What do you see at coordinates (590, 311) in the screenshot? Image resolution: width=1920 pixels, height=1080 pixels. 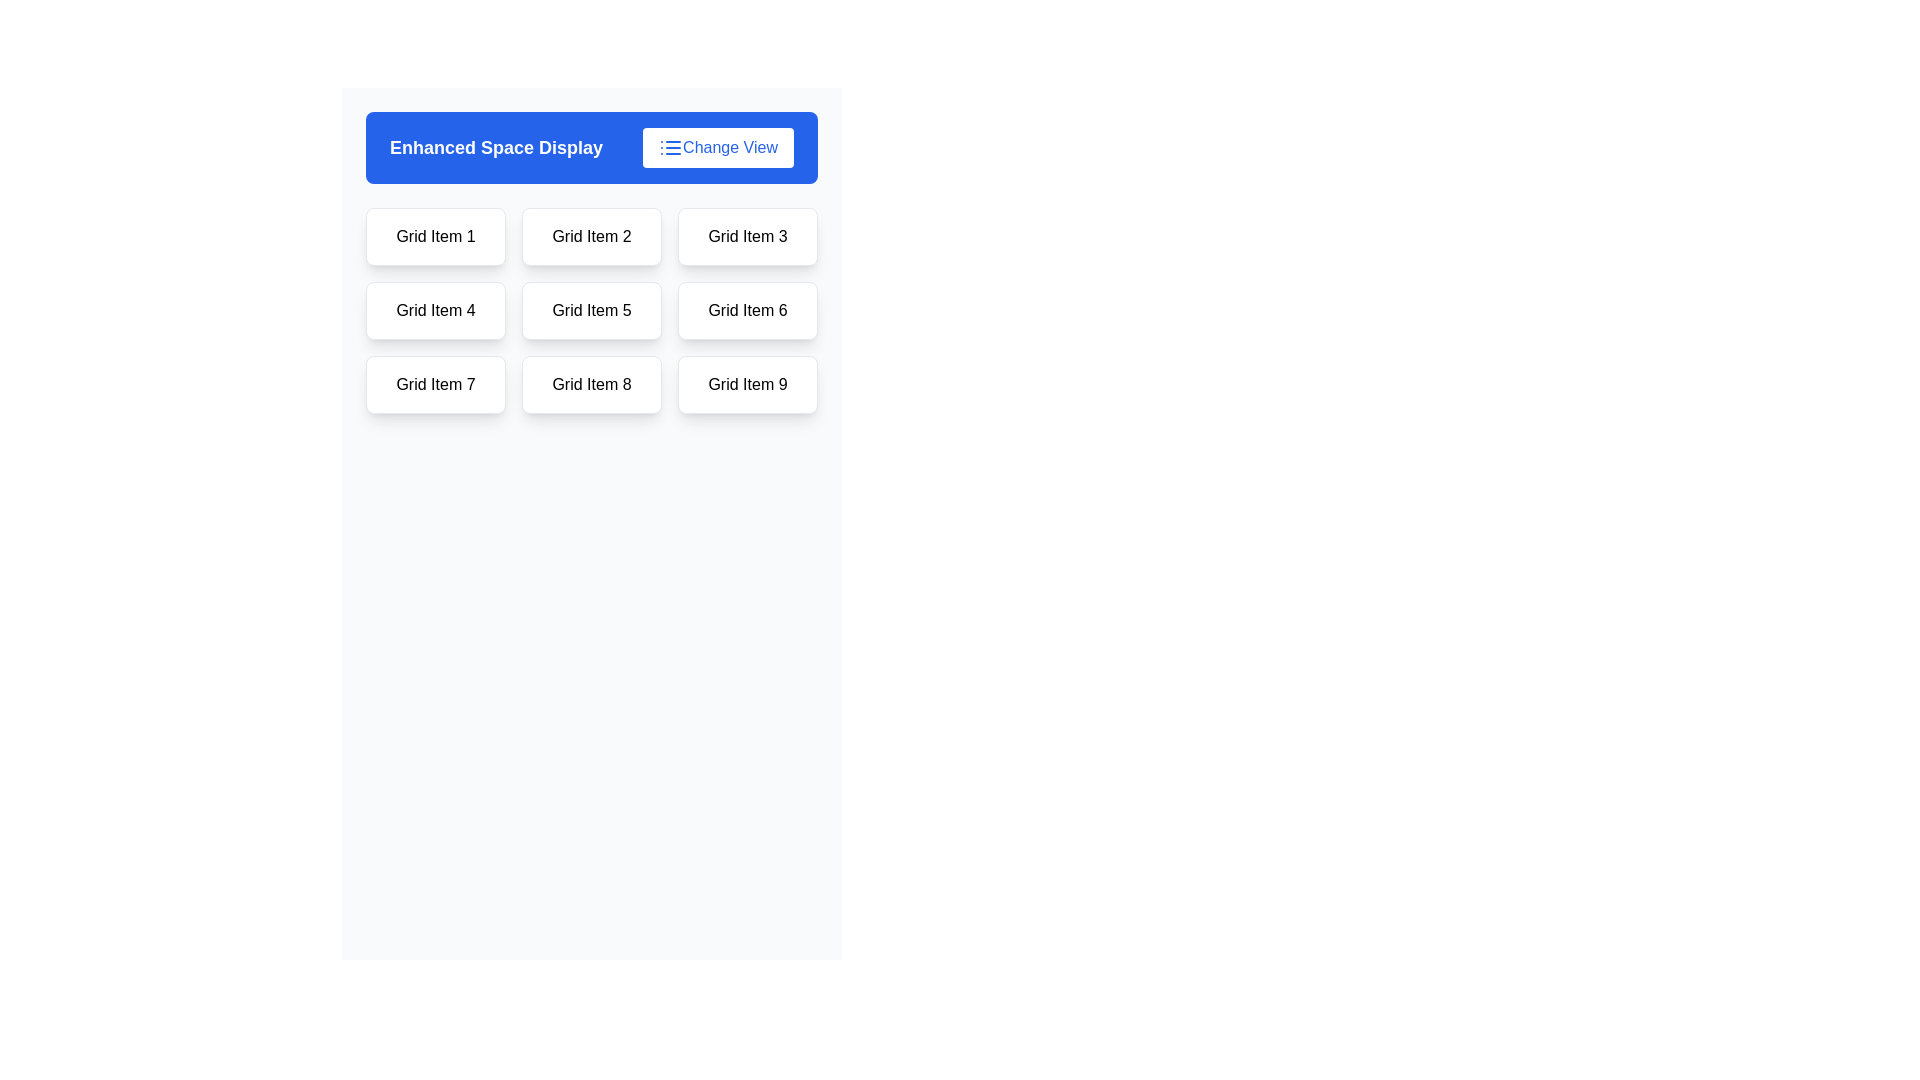 I see `the fifth grid item, which is centrally located in the middle row of a 3x3 grid layout, positioned between 'Grid Item 4' and 'Grid Item 6', below the blue header labeled 'Enhanced Space Display'` at bounding box center [590, 311].